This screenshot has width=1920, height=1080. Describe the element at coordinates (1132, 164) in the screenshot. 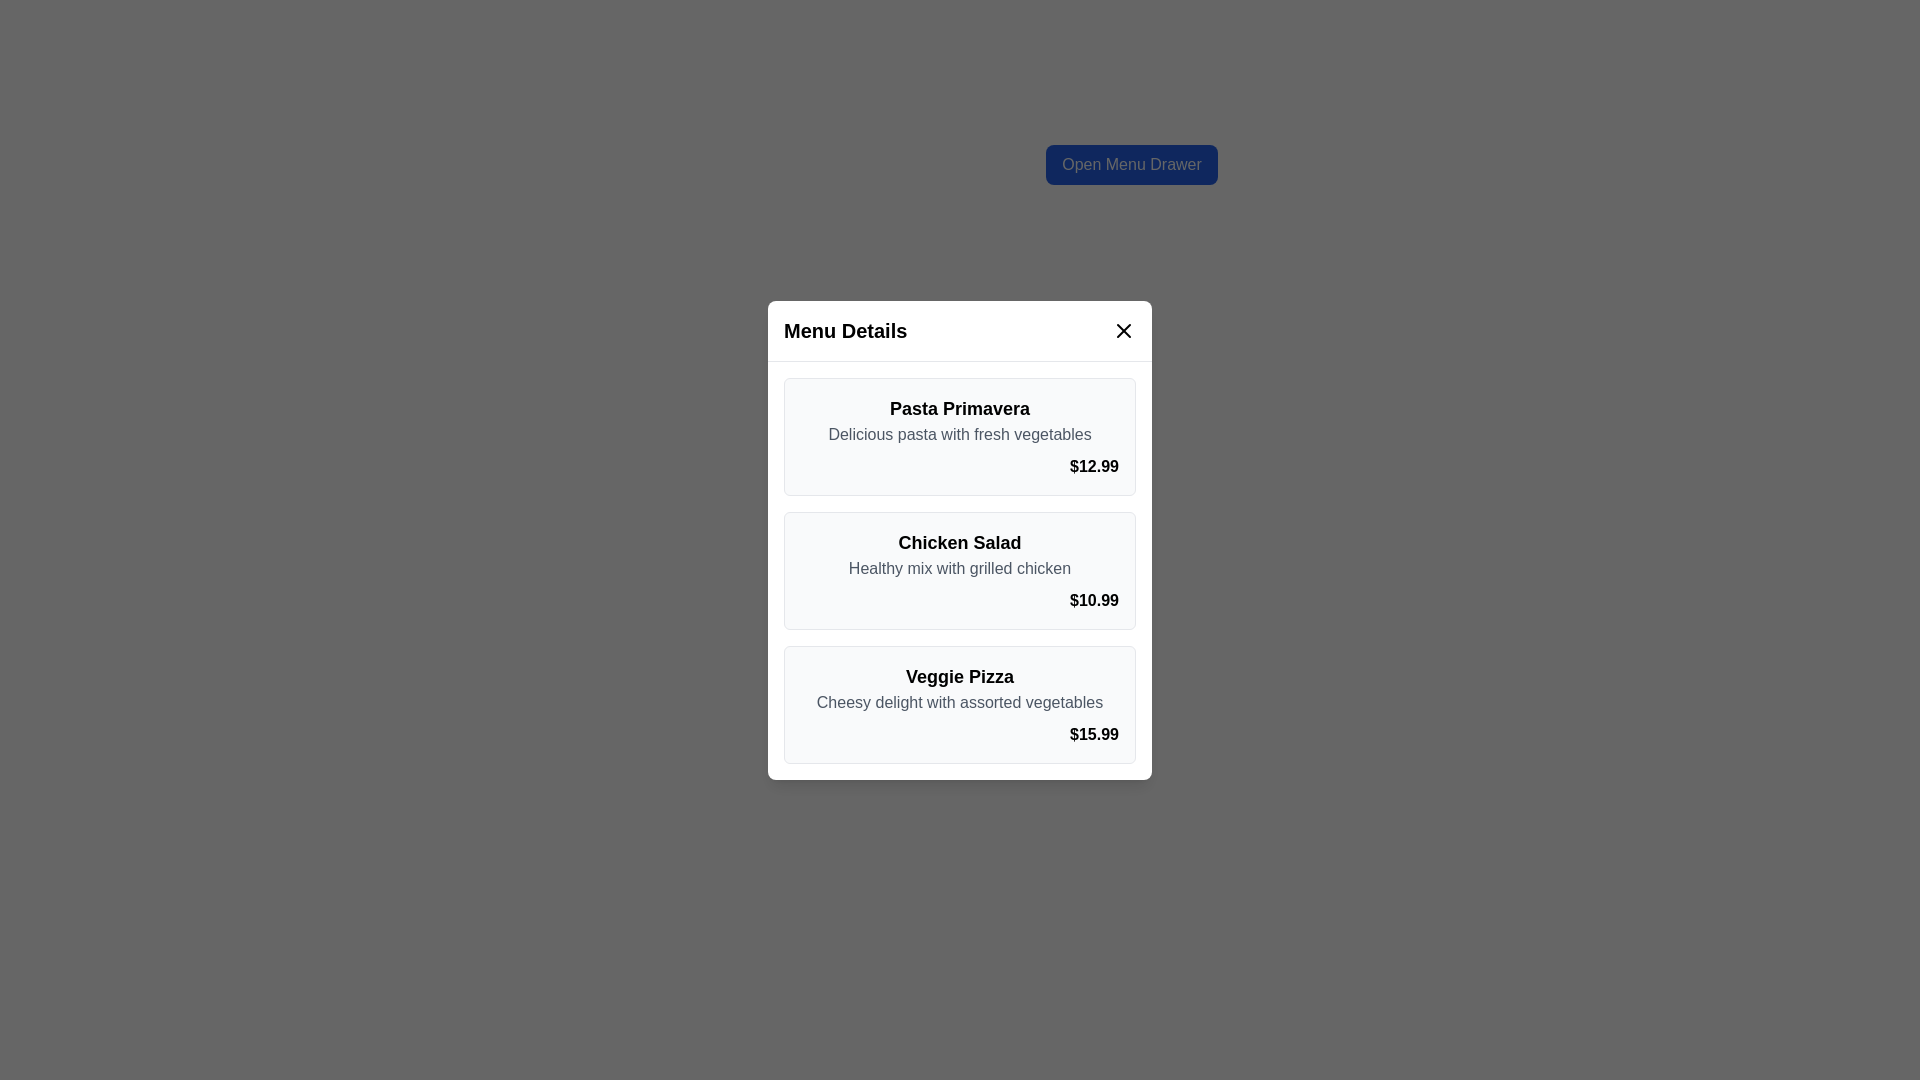

I see `the 'Open Menu Drawer' button, which is a rectangular button with rounded corners, blue background, and white text, located in the top-right quadrant of the interface` at that location.